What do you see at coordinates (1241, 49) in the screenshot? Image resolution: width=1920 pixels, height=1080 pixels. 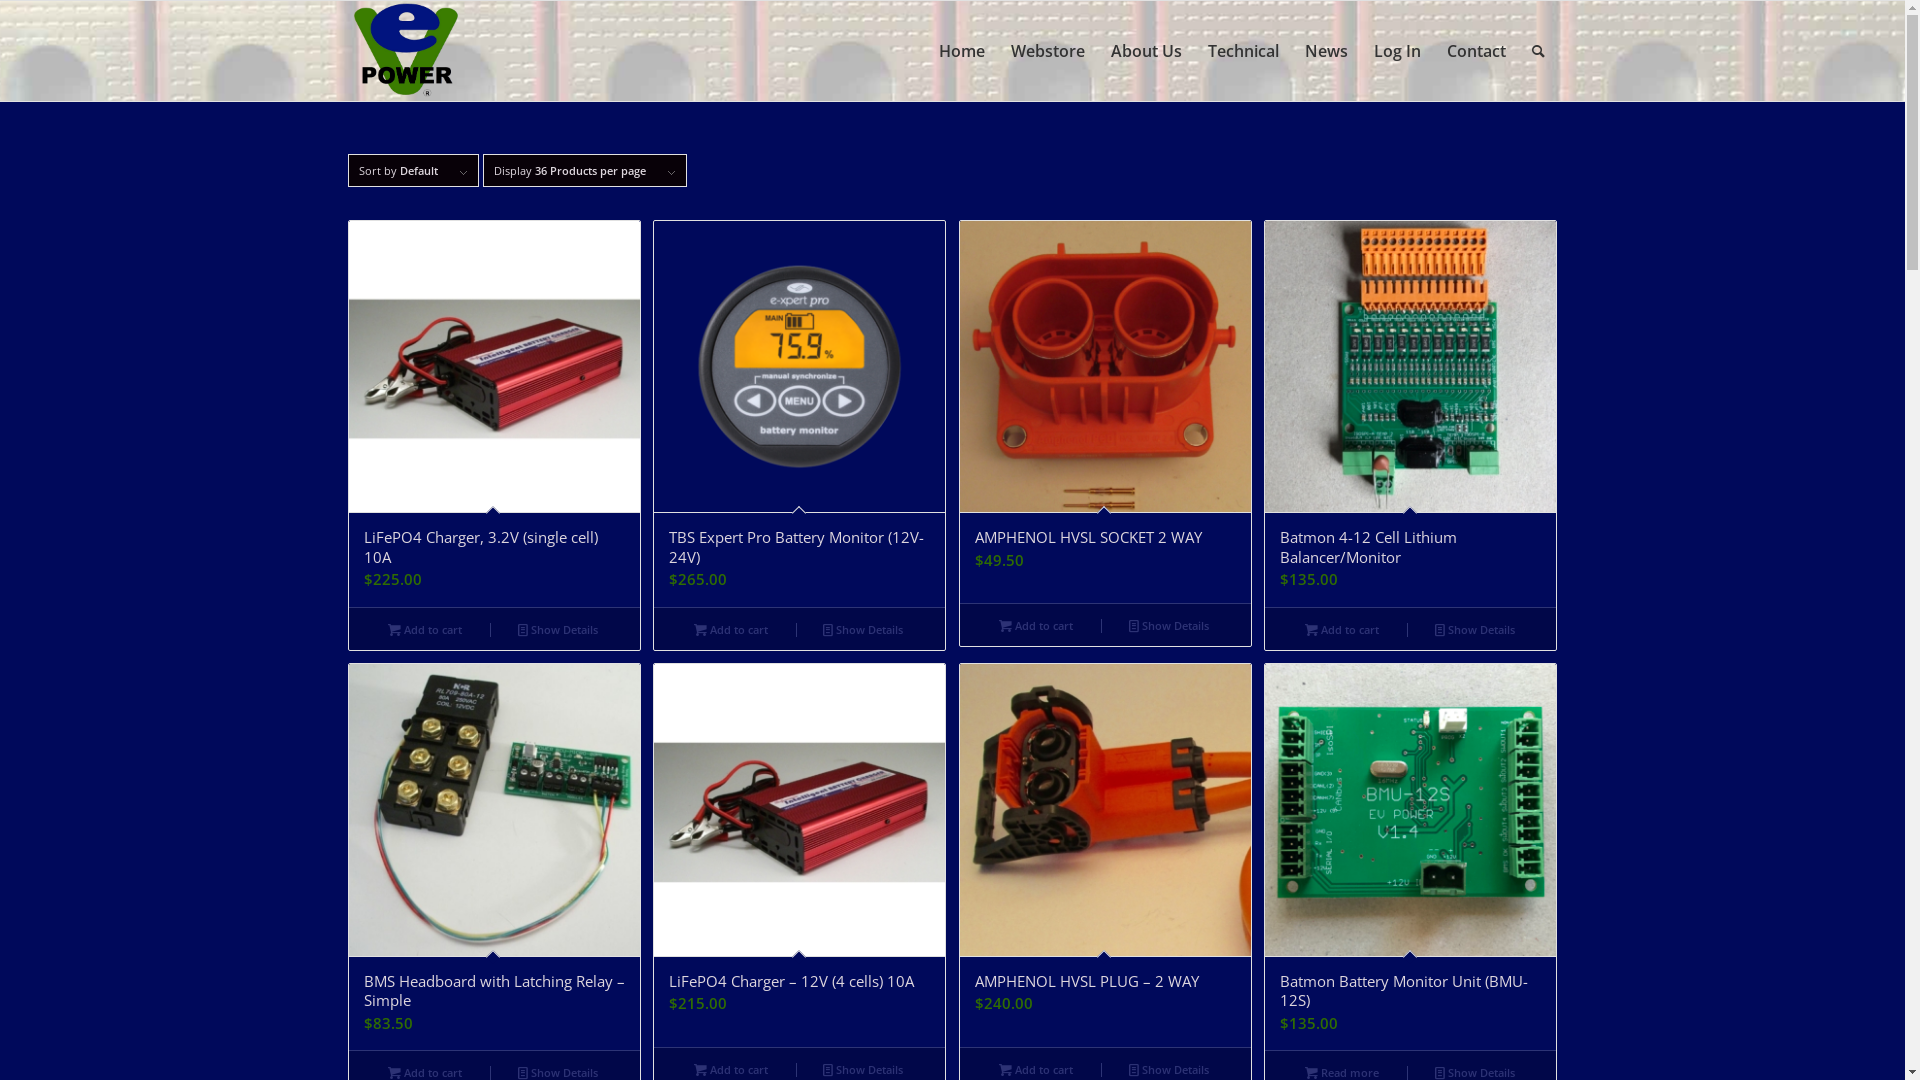 I see `'Technical'` at bounding box center [1241, 49].